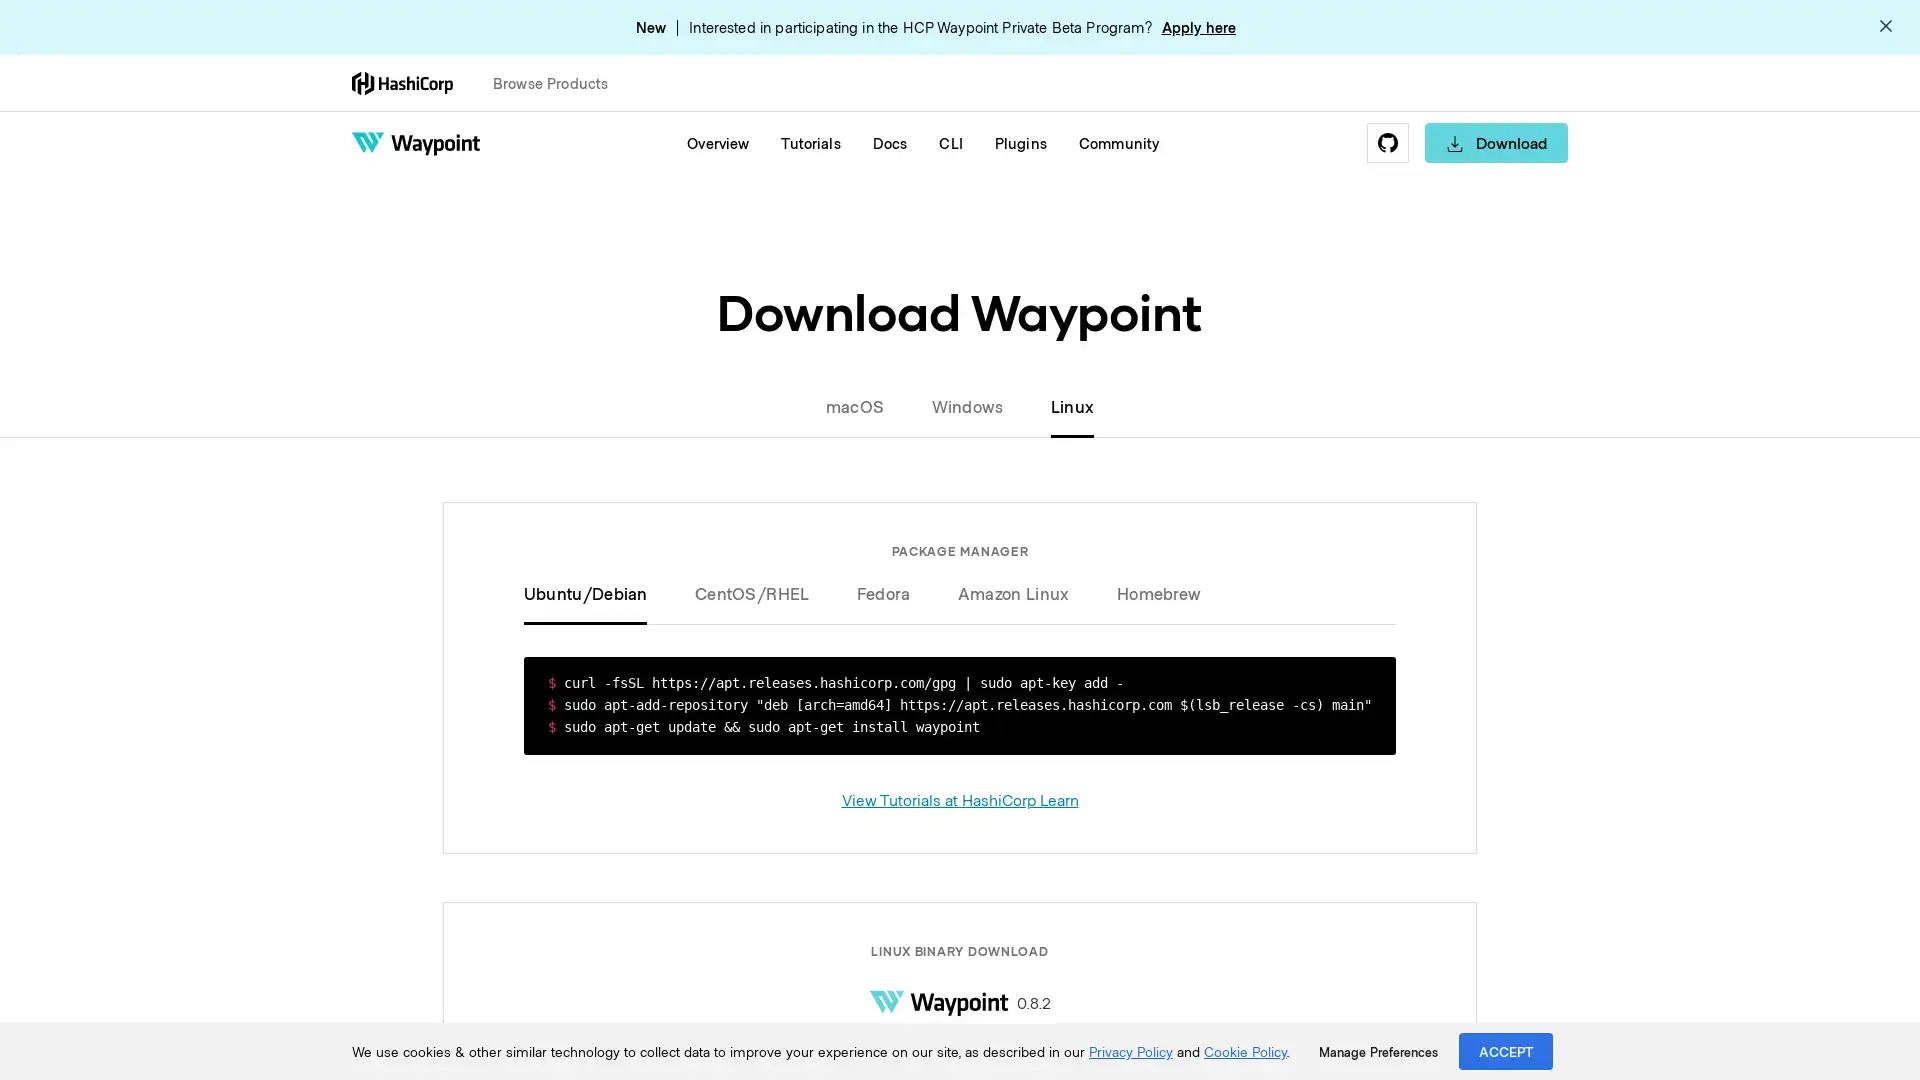 Image resolution: width=1920 pixels, height=1080 pixels. Describe the element at coordinates (1885, 27) in the screenshot. I see `Dismiss alert` at that location.